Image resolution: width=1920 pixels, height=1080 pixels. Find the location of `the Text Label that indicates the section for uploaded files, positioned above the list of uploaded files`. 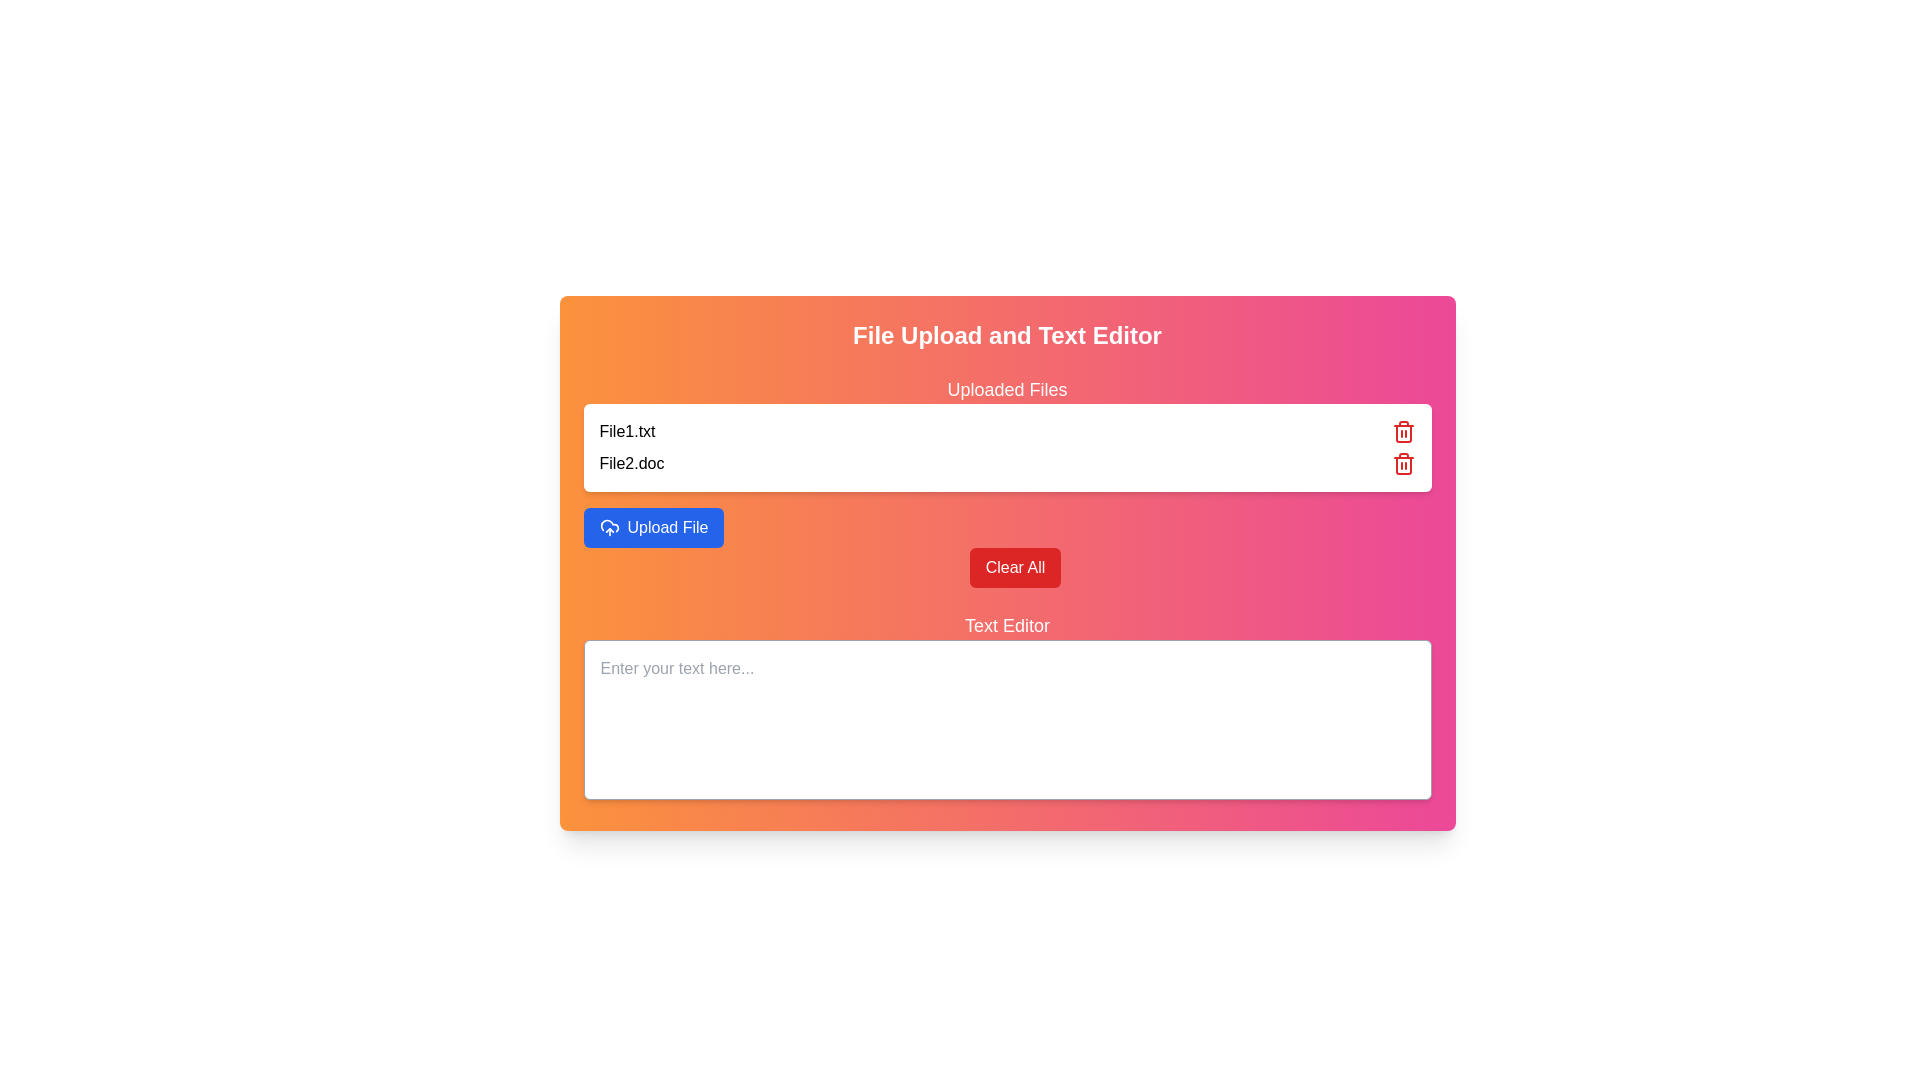

the Text Label that indicates the section for uploaded files, positioned above the list of uploaded files is located at coordinates (1007, 389).